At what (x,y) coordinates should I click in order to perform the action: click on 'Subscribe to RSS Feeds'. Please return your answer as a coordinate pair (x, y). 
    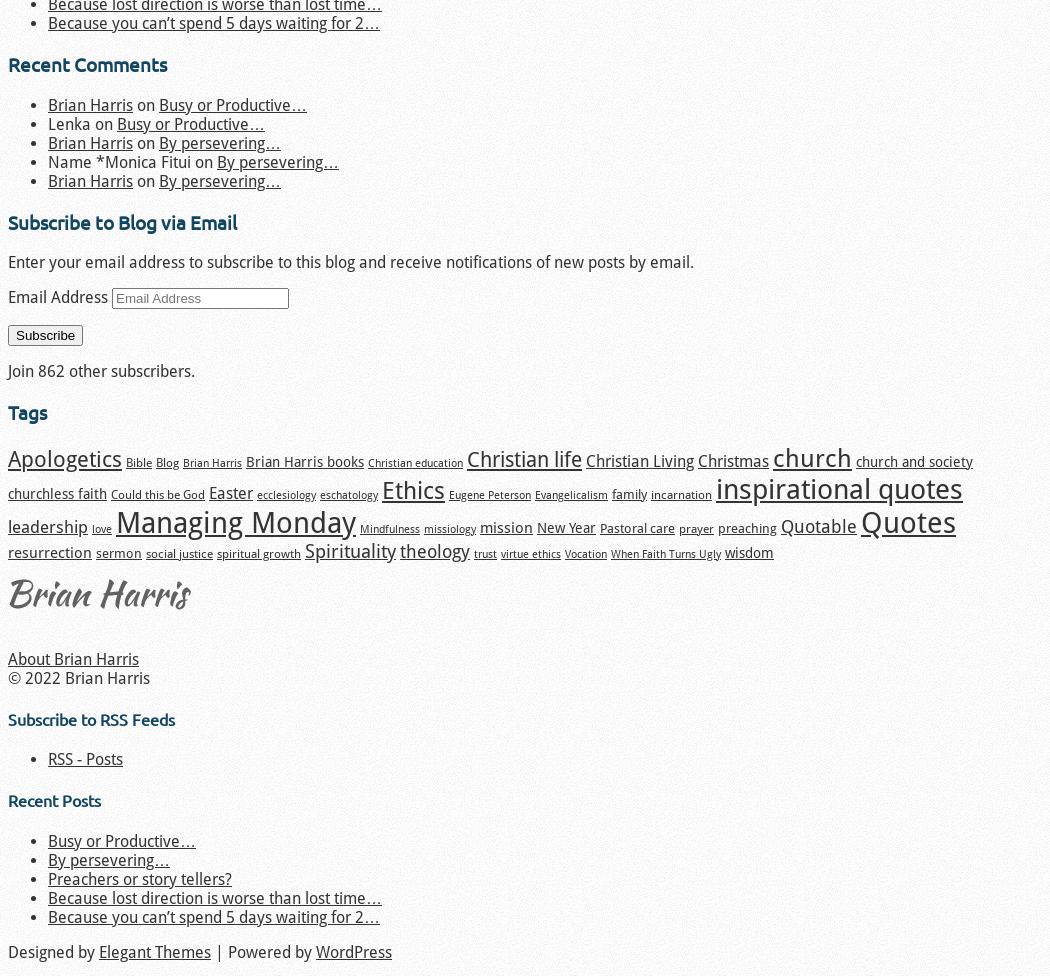
    Looking at the image, I should click on (91, 717).